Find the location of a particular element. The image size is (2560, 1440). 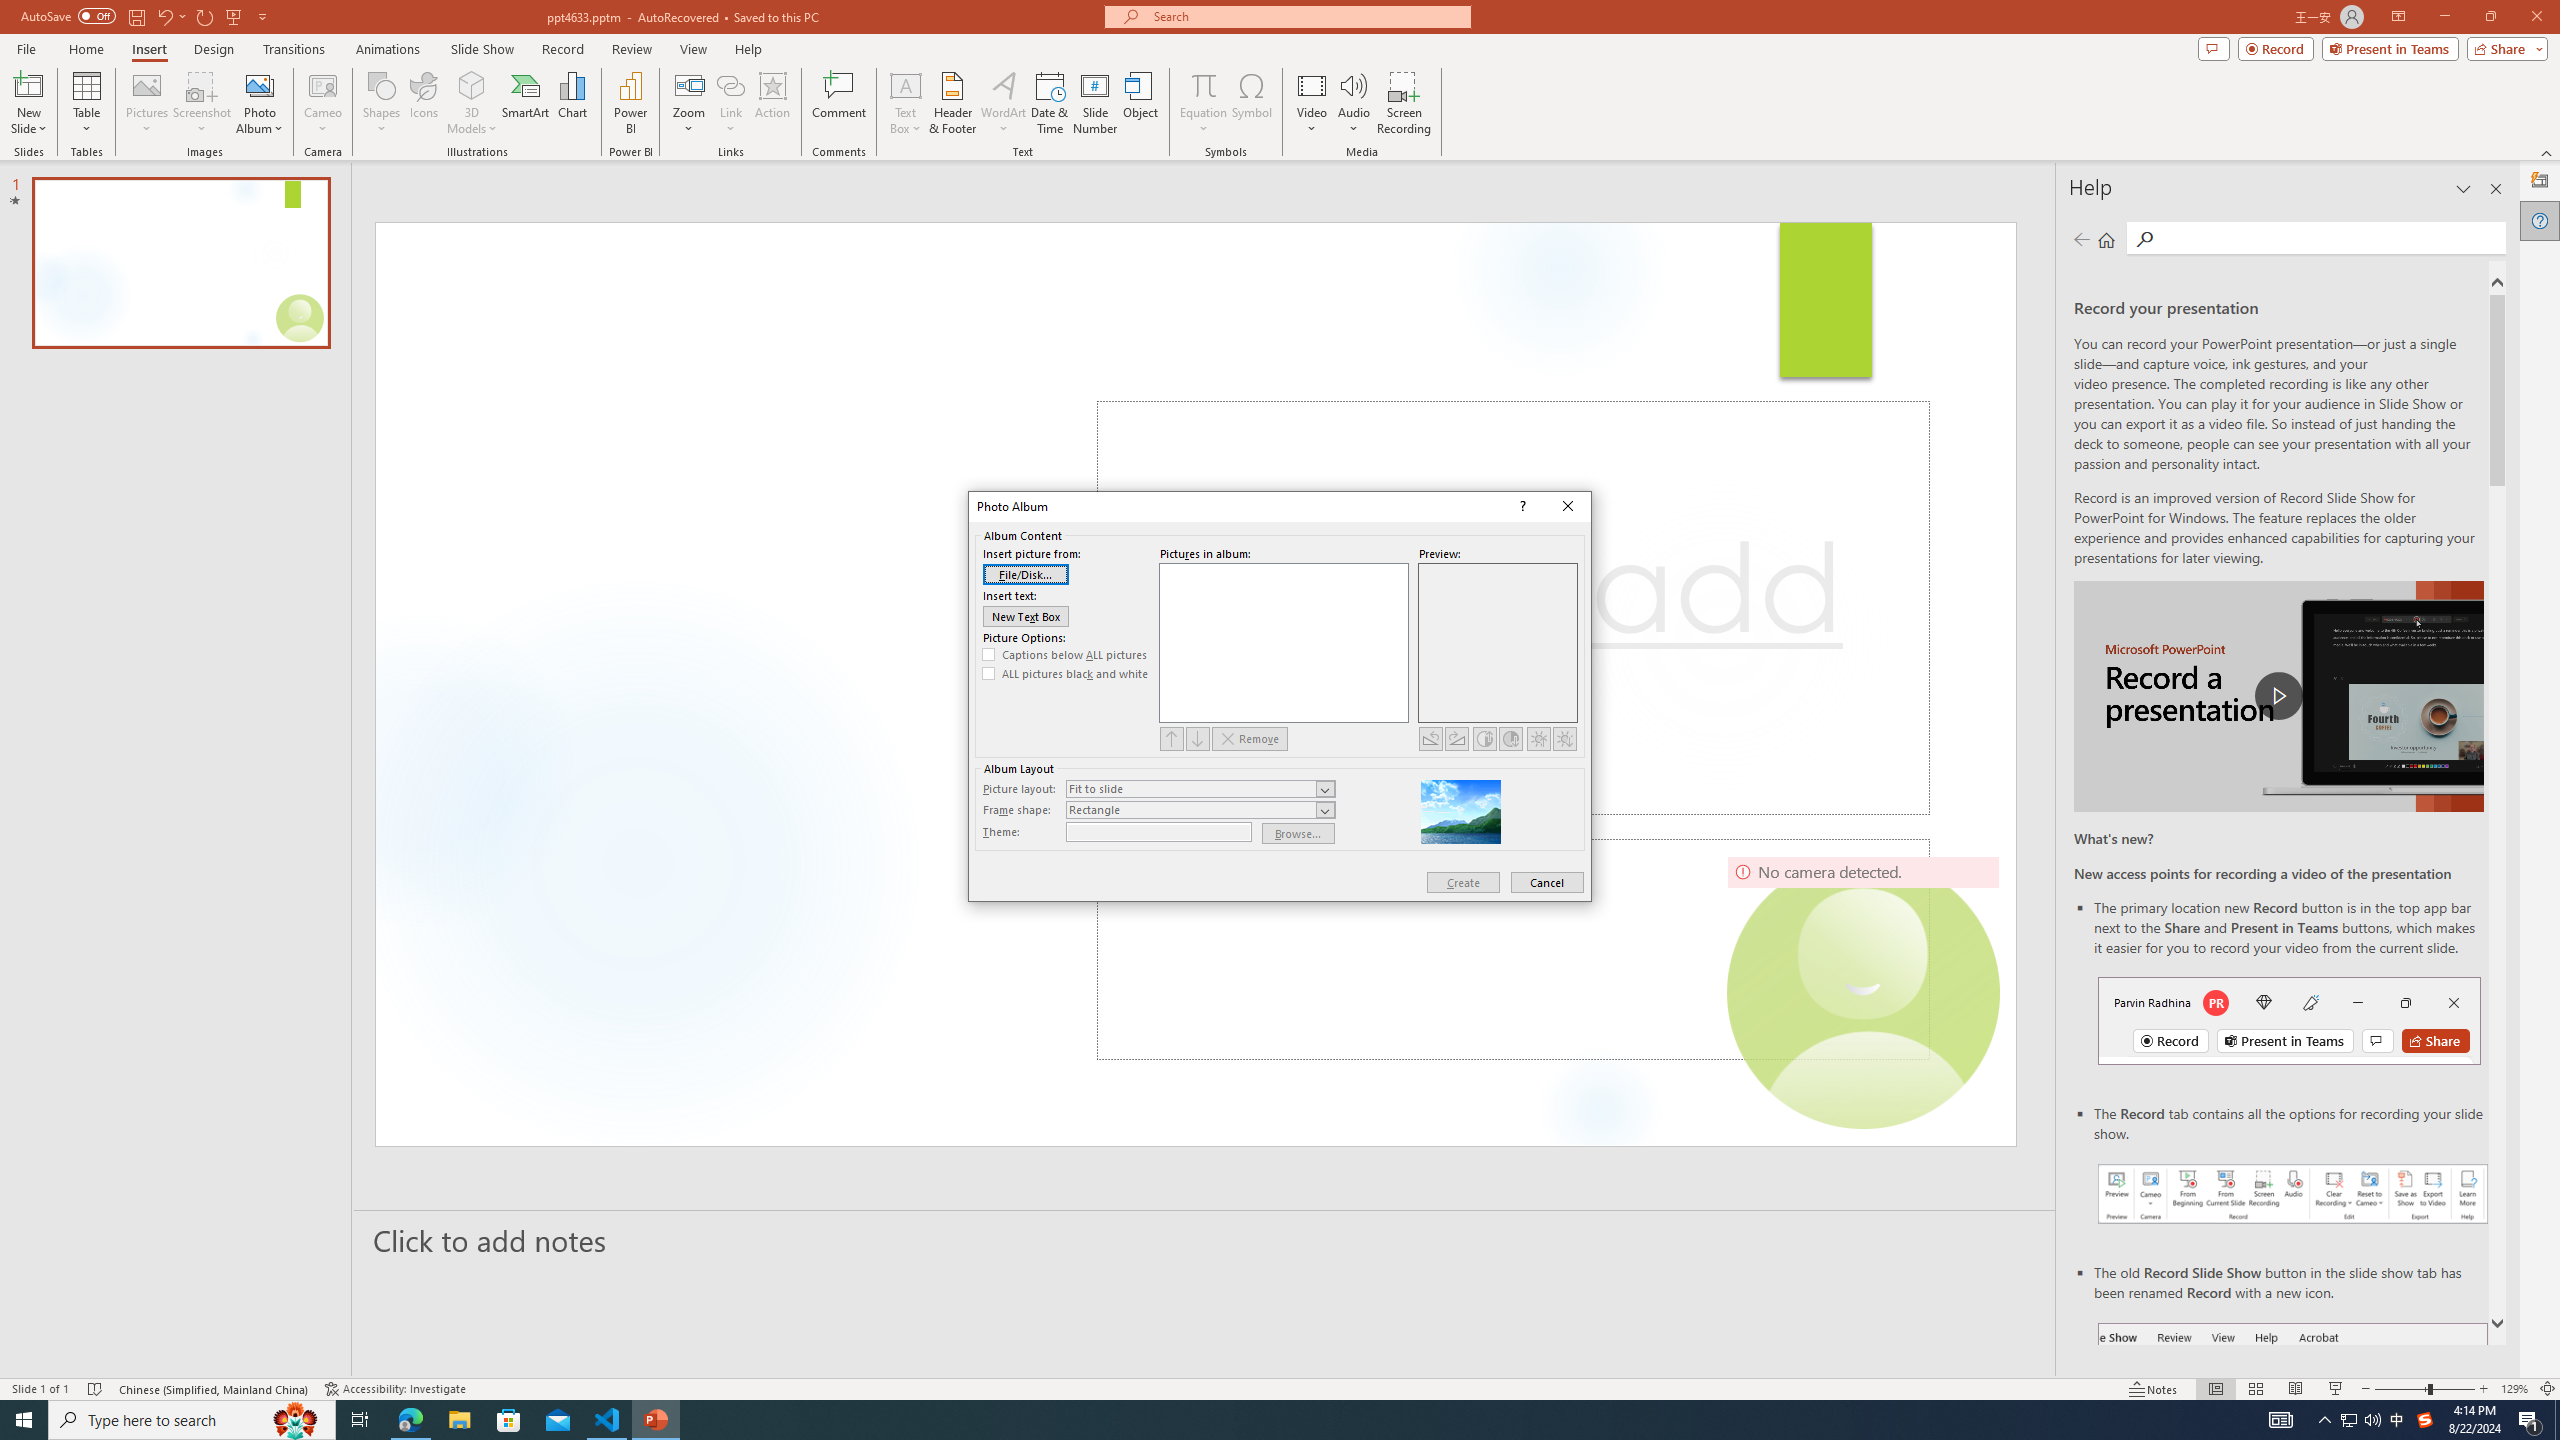

'Screenshot' is located at coordinates (201, 103).